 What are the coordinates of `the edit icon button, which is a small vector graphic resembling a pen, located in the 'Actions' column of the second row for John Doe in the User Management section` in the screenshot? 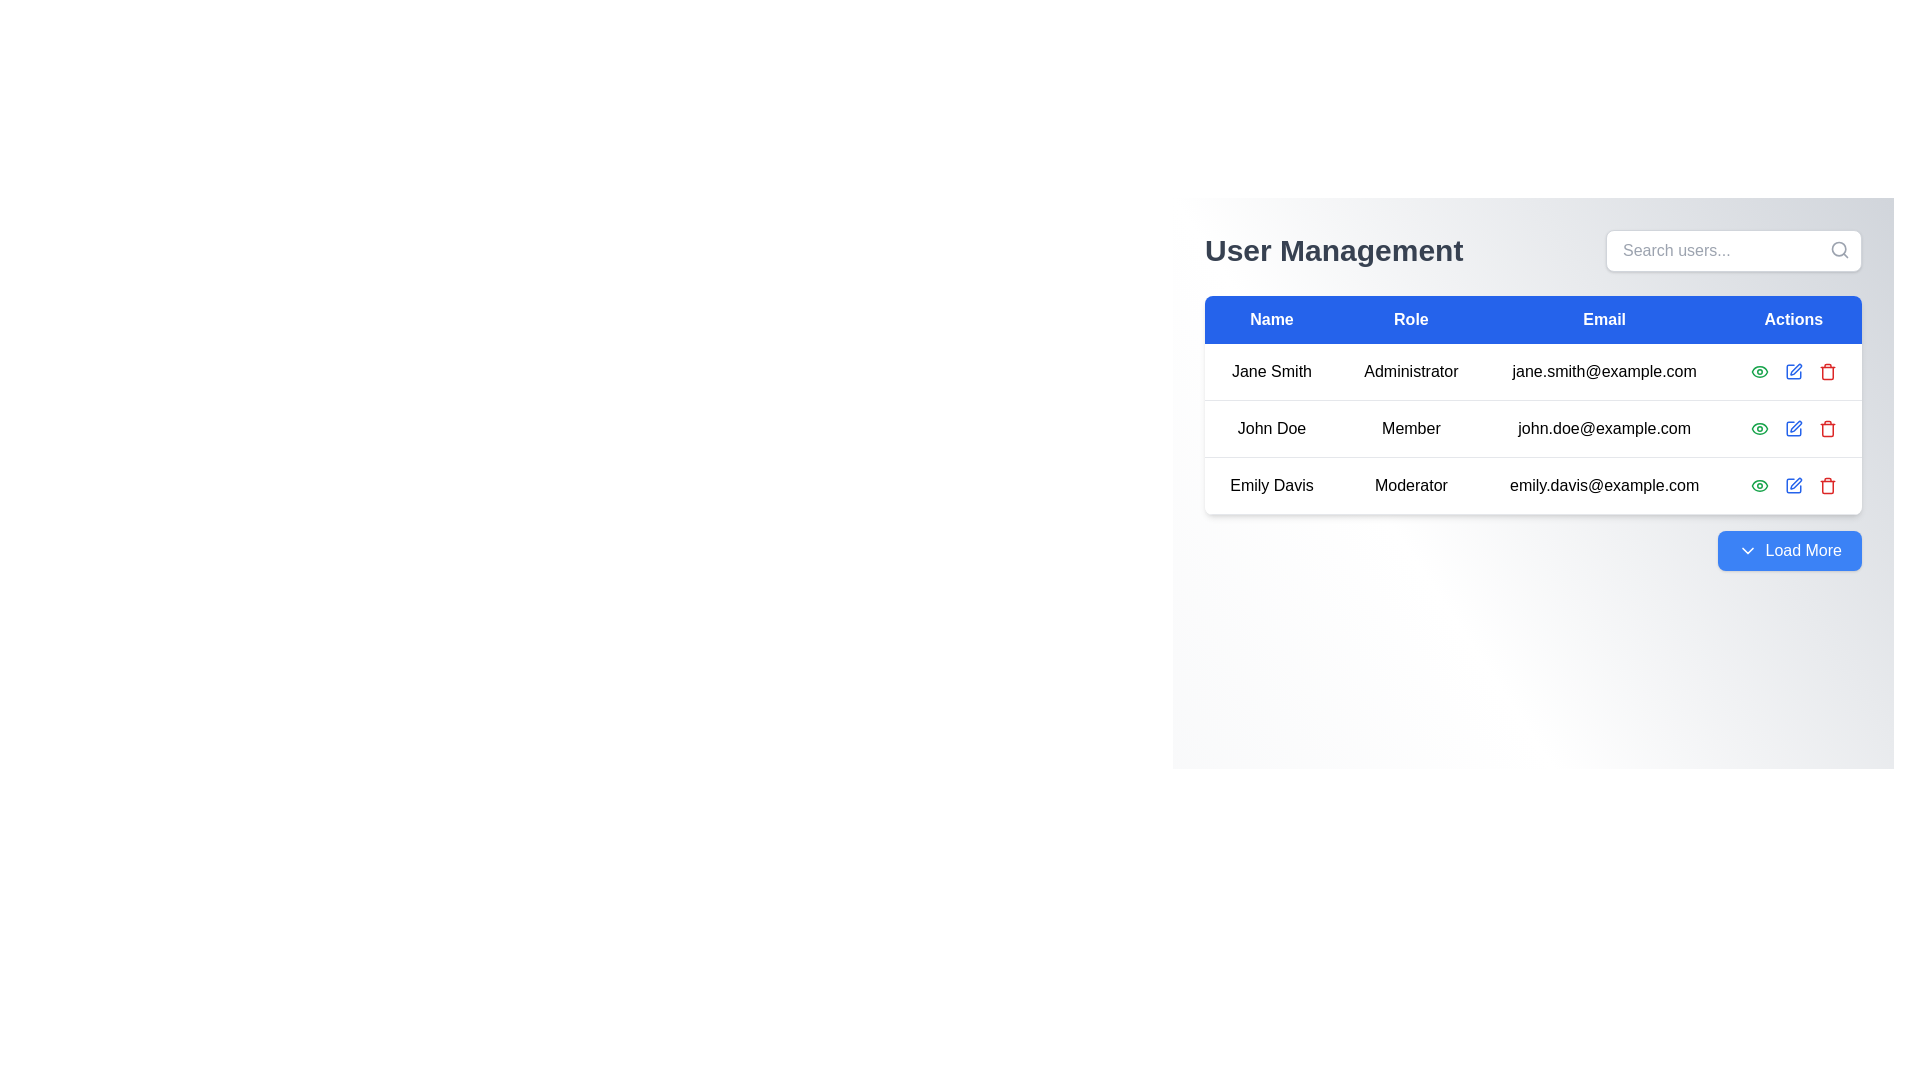 It's located at (1795, 425).